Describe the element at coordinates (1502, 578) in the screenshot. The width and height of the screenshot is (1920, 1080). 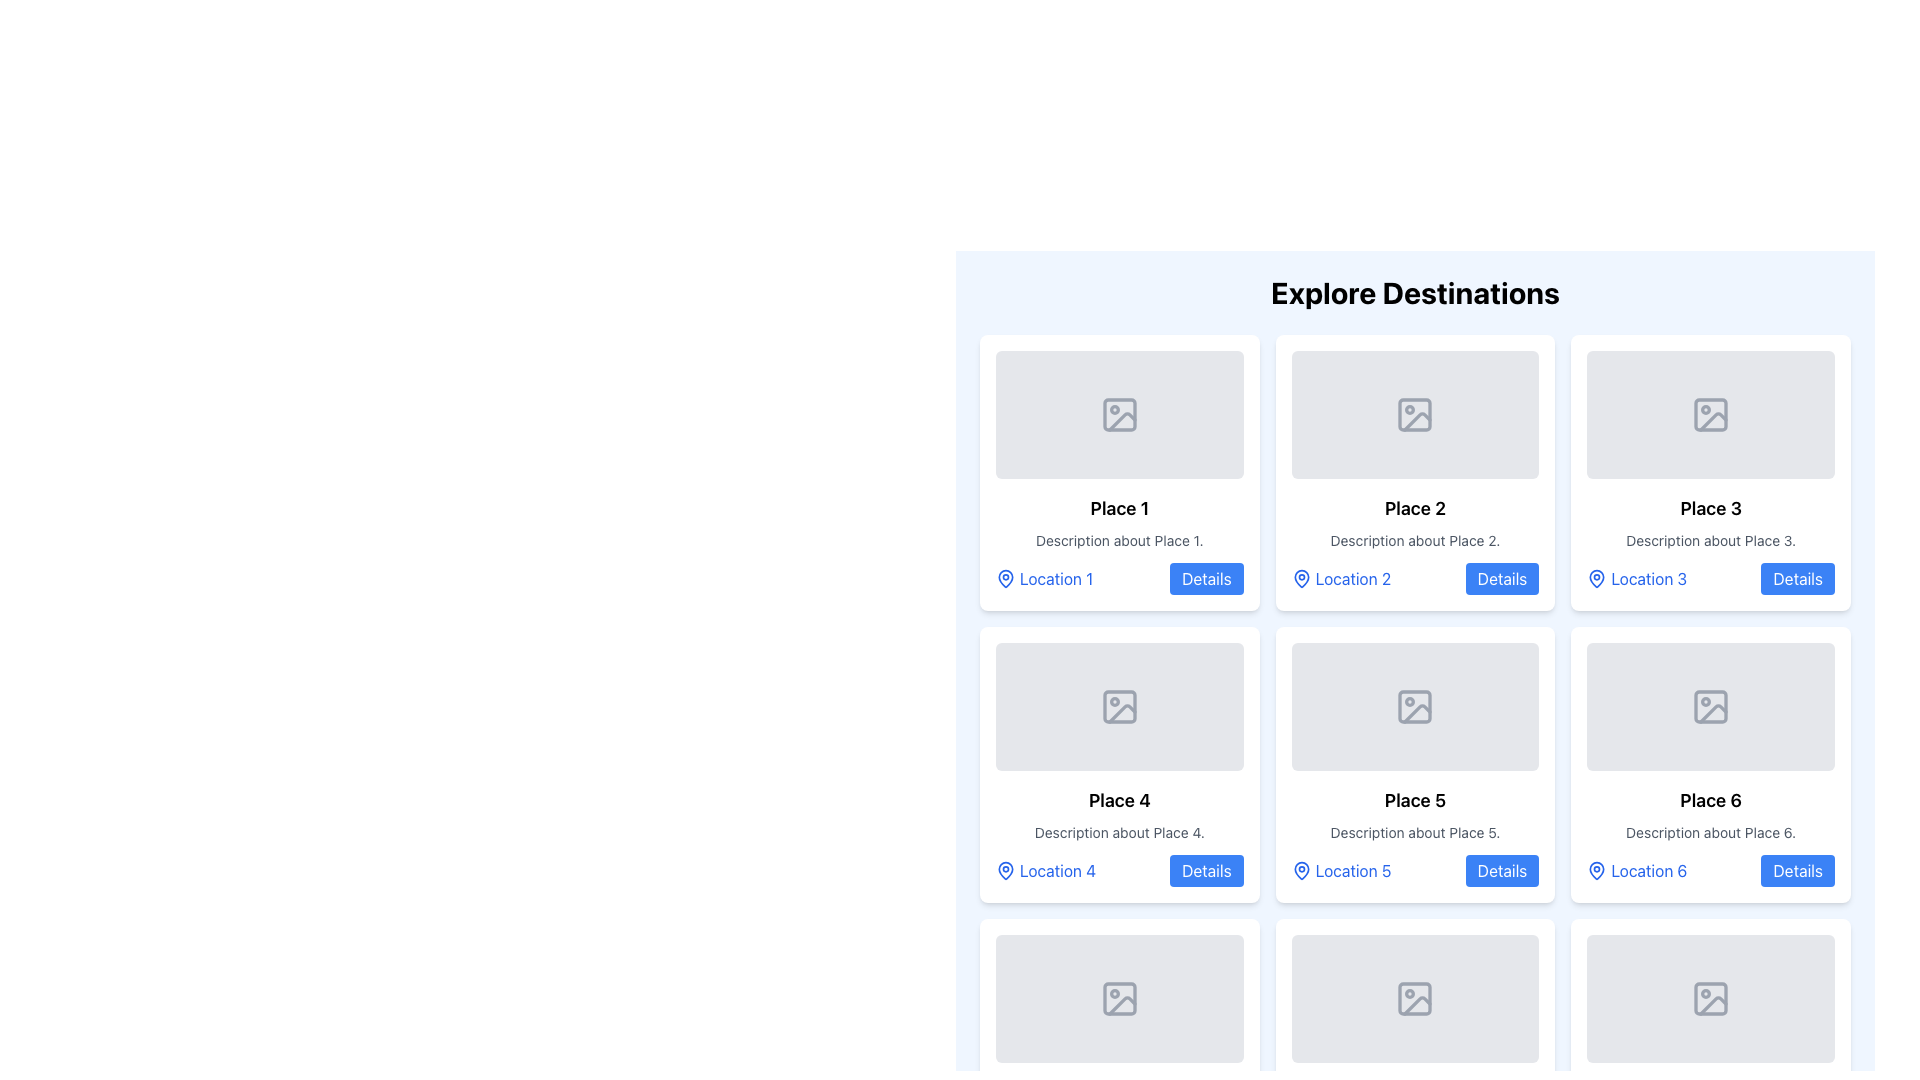
I see `the 'Details' button, which is a rectangular button with bold white text on a blue background located at the bottom-right corner of the second card in the 'Explore Destinations' section` at that location.